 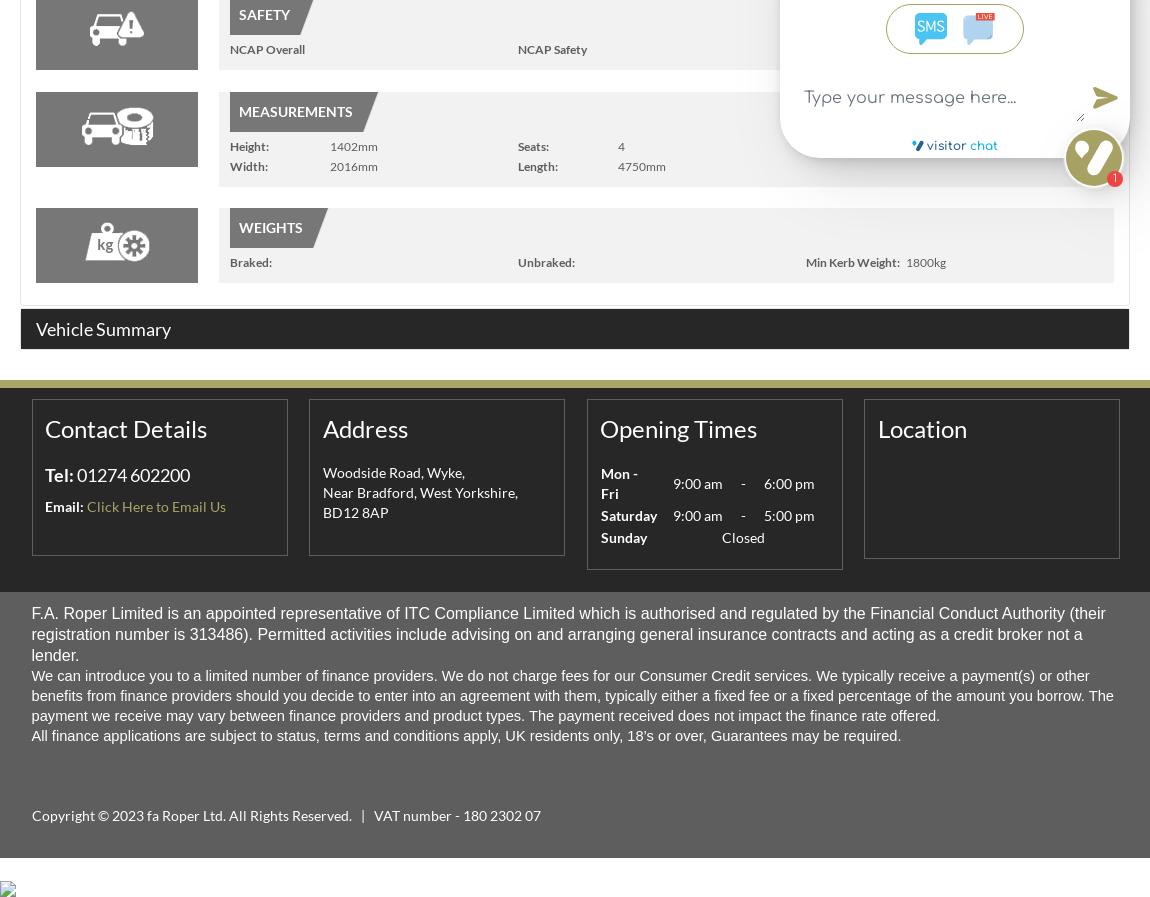 I want to click on 'Email:', so click(x=63, y=506).